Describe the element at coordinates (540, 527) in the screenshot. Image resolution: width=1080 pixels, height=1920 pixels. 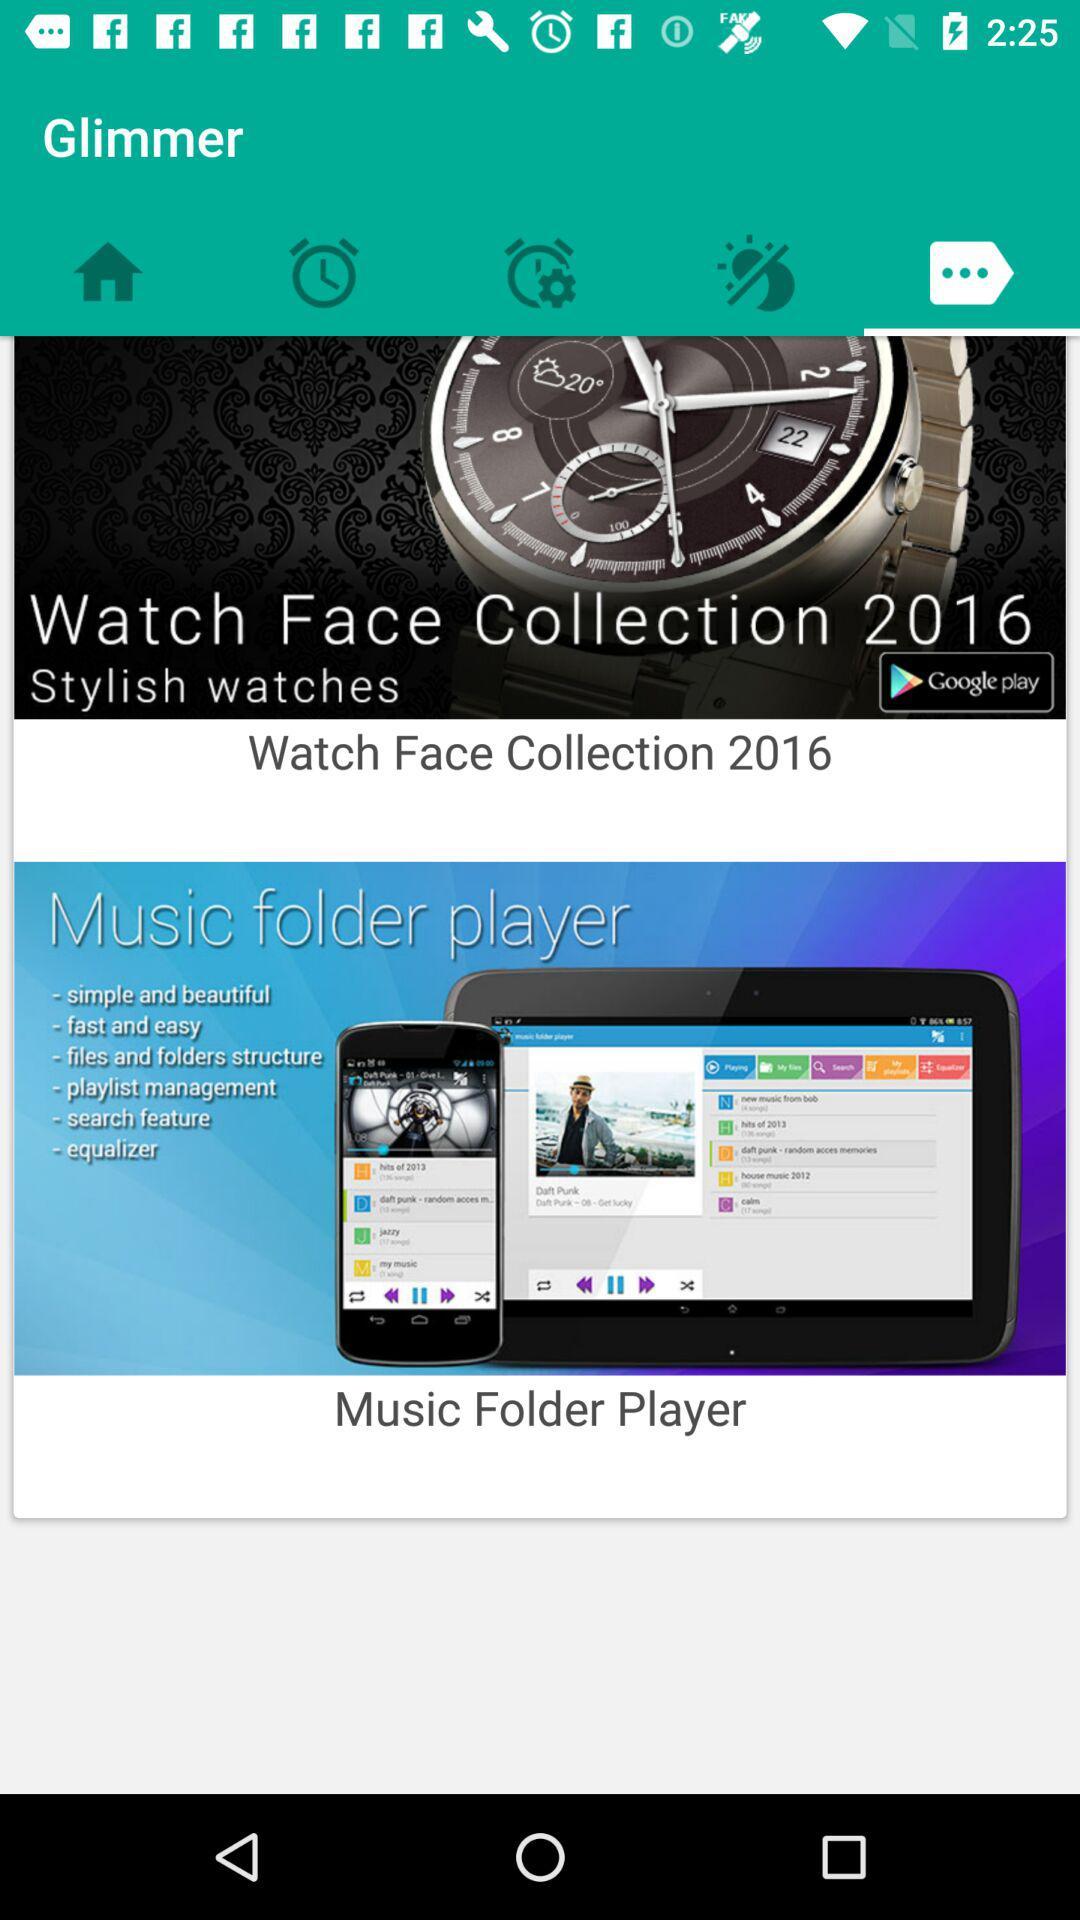
I see `click watches` at that location.